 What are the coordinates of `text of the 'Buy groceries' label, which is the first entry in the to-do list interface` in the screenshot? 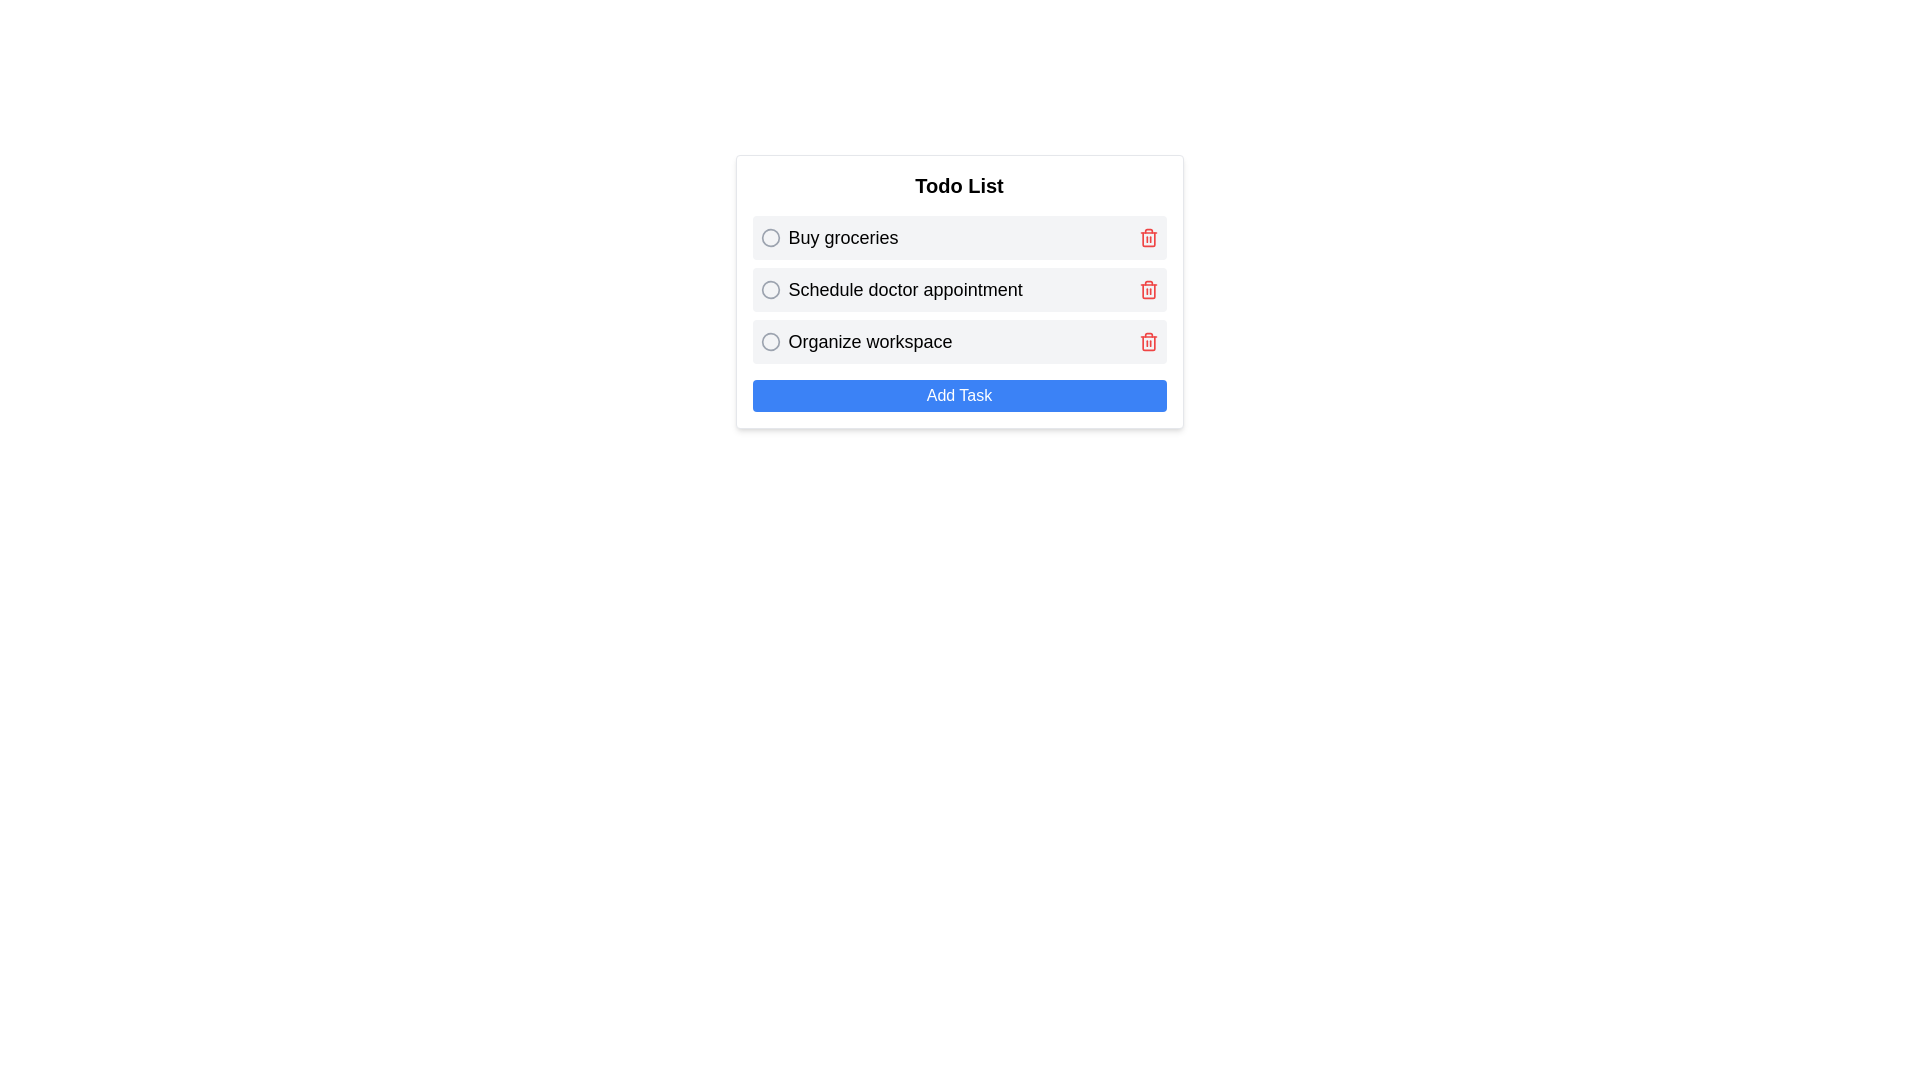 It's located at (843, 237).